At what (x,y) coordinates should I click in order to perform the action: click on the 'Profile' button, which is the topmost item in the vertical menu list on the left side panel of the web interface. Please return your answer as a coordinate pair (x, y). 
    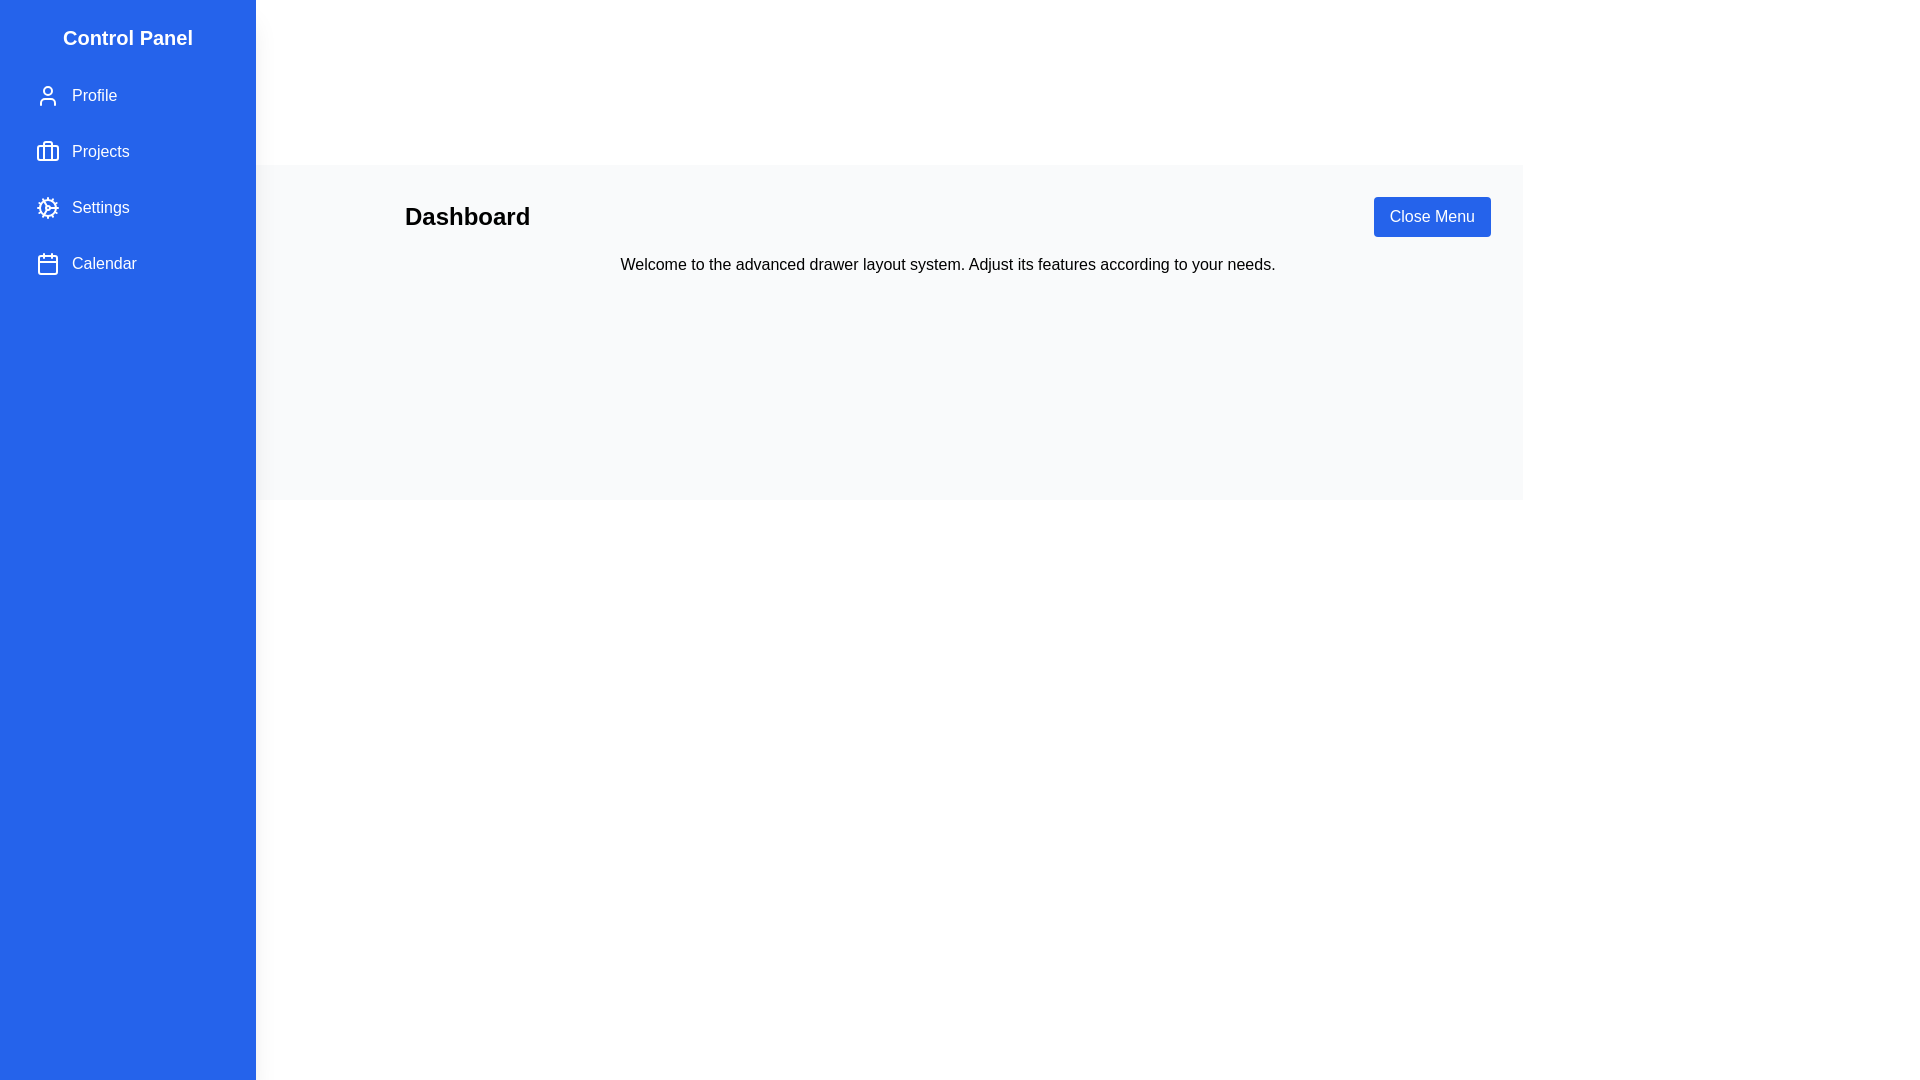
    Looking at the image, I should click on (127, 96).